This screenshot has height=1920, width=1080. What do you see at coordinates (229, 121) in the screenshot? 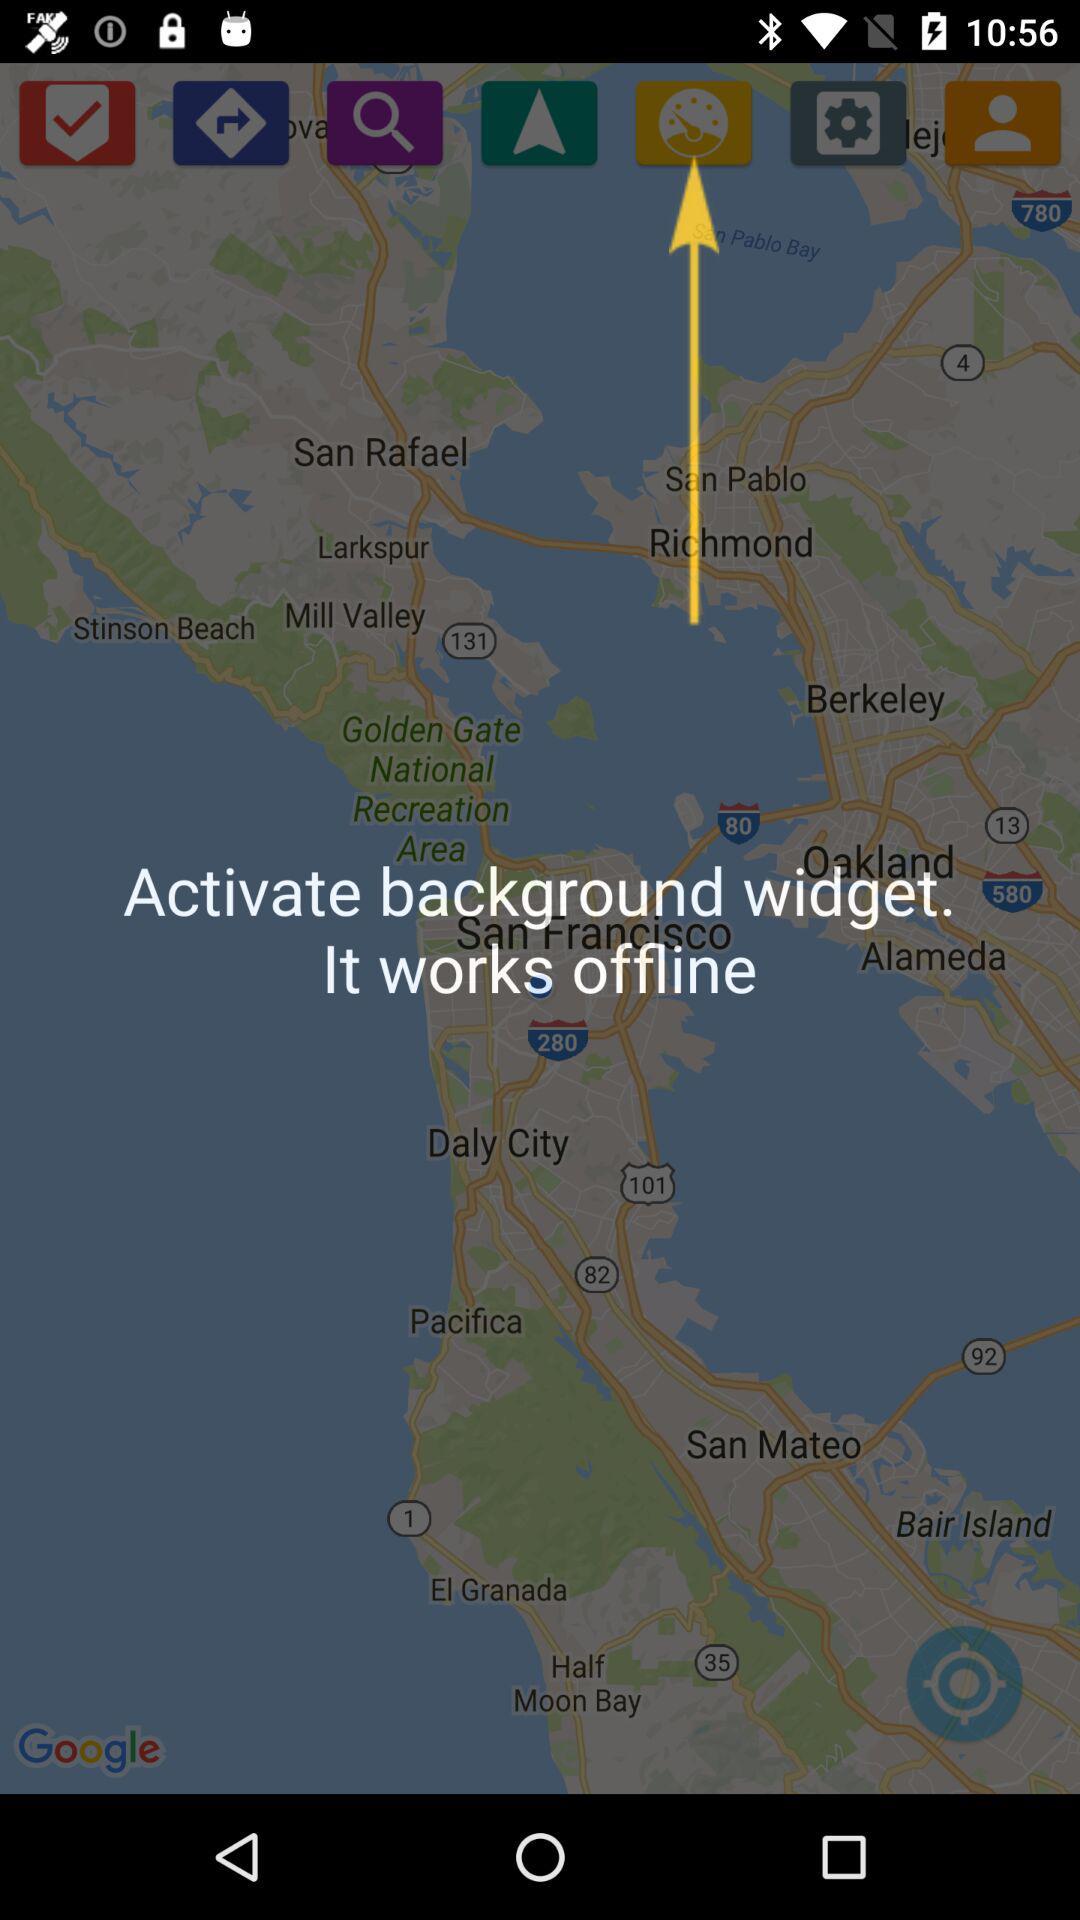
I see `get directions` at bounding box center [229, 121].